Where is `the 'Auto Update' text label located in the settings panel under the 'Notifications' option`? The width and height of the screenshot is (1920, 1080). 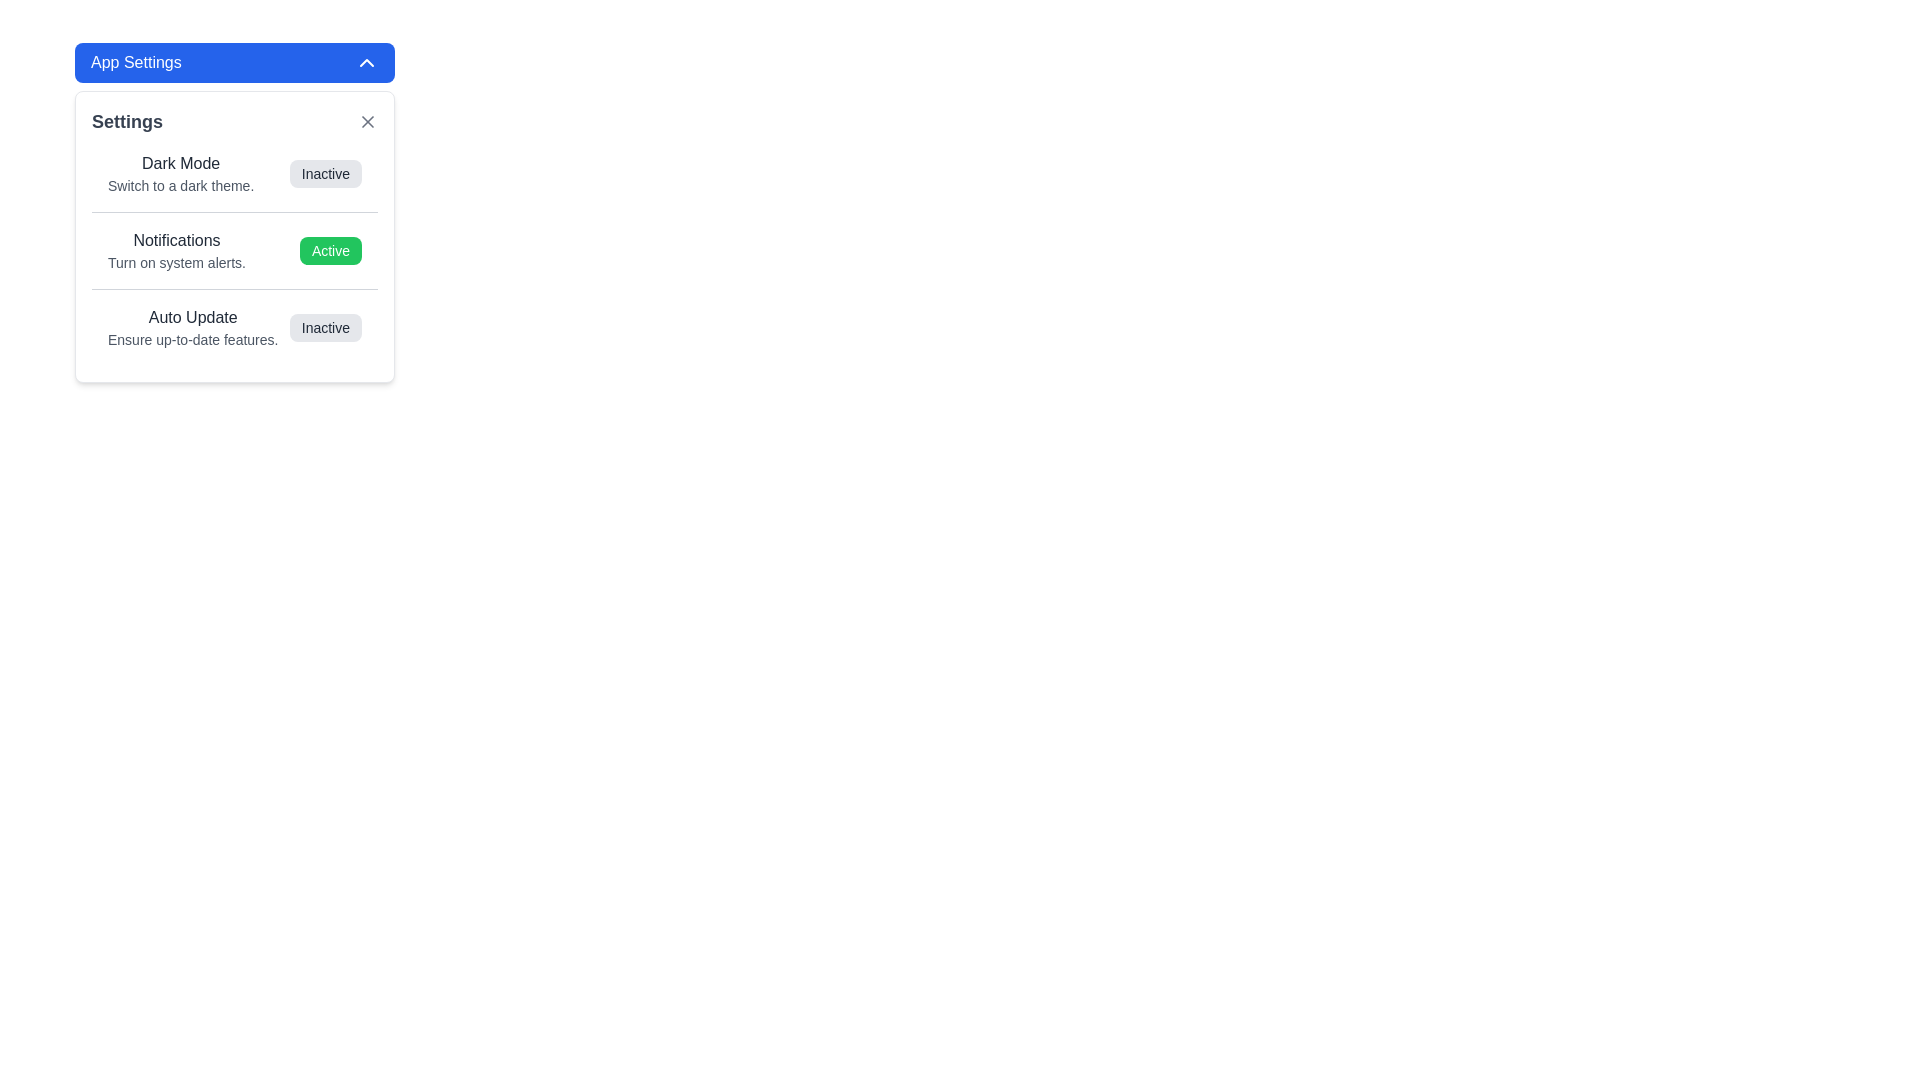
the 'Auto Update' text label located in the settings panel under the 'Notifications' option is located at coordinates (193, 316).